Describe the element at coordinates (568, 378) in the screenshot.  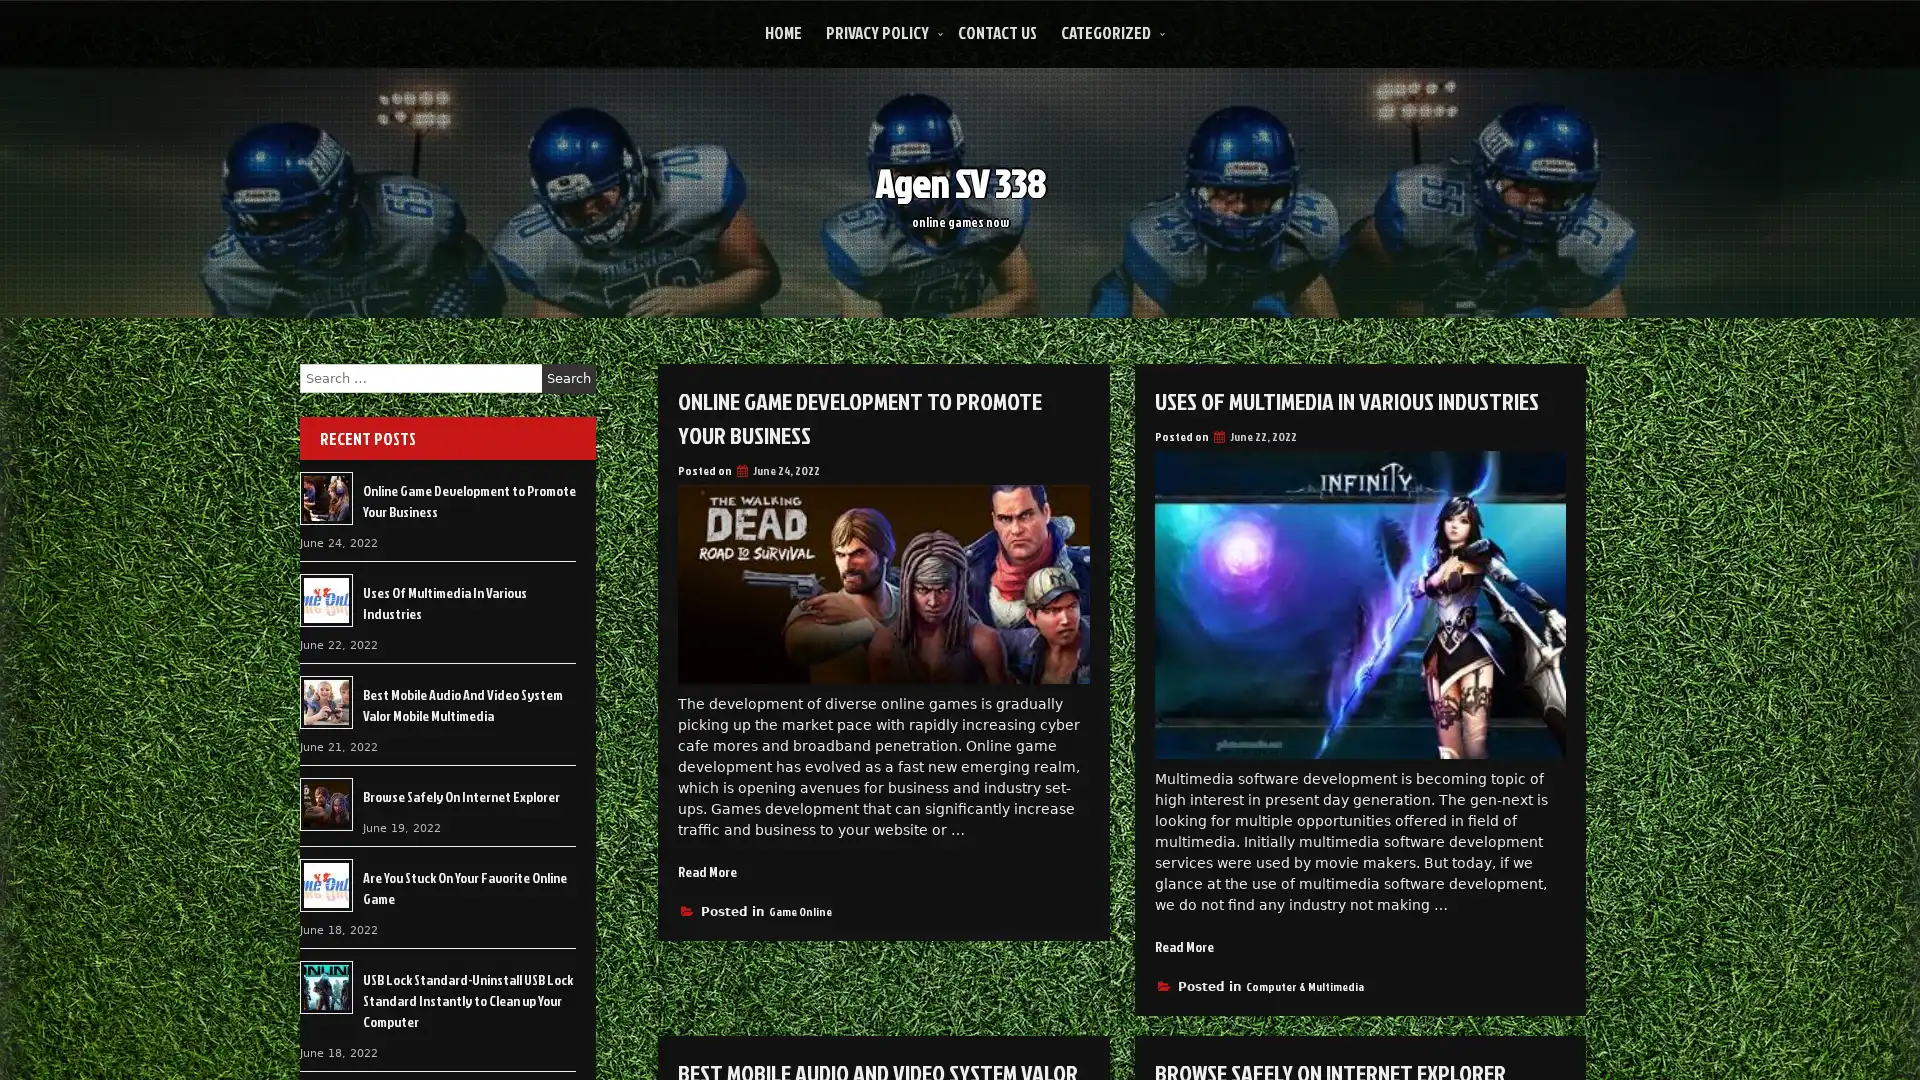
I see `Search` at that location.